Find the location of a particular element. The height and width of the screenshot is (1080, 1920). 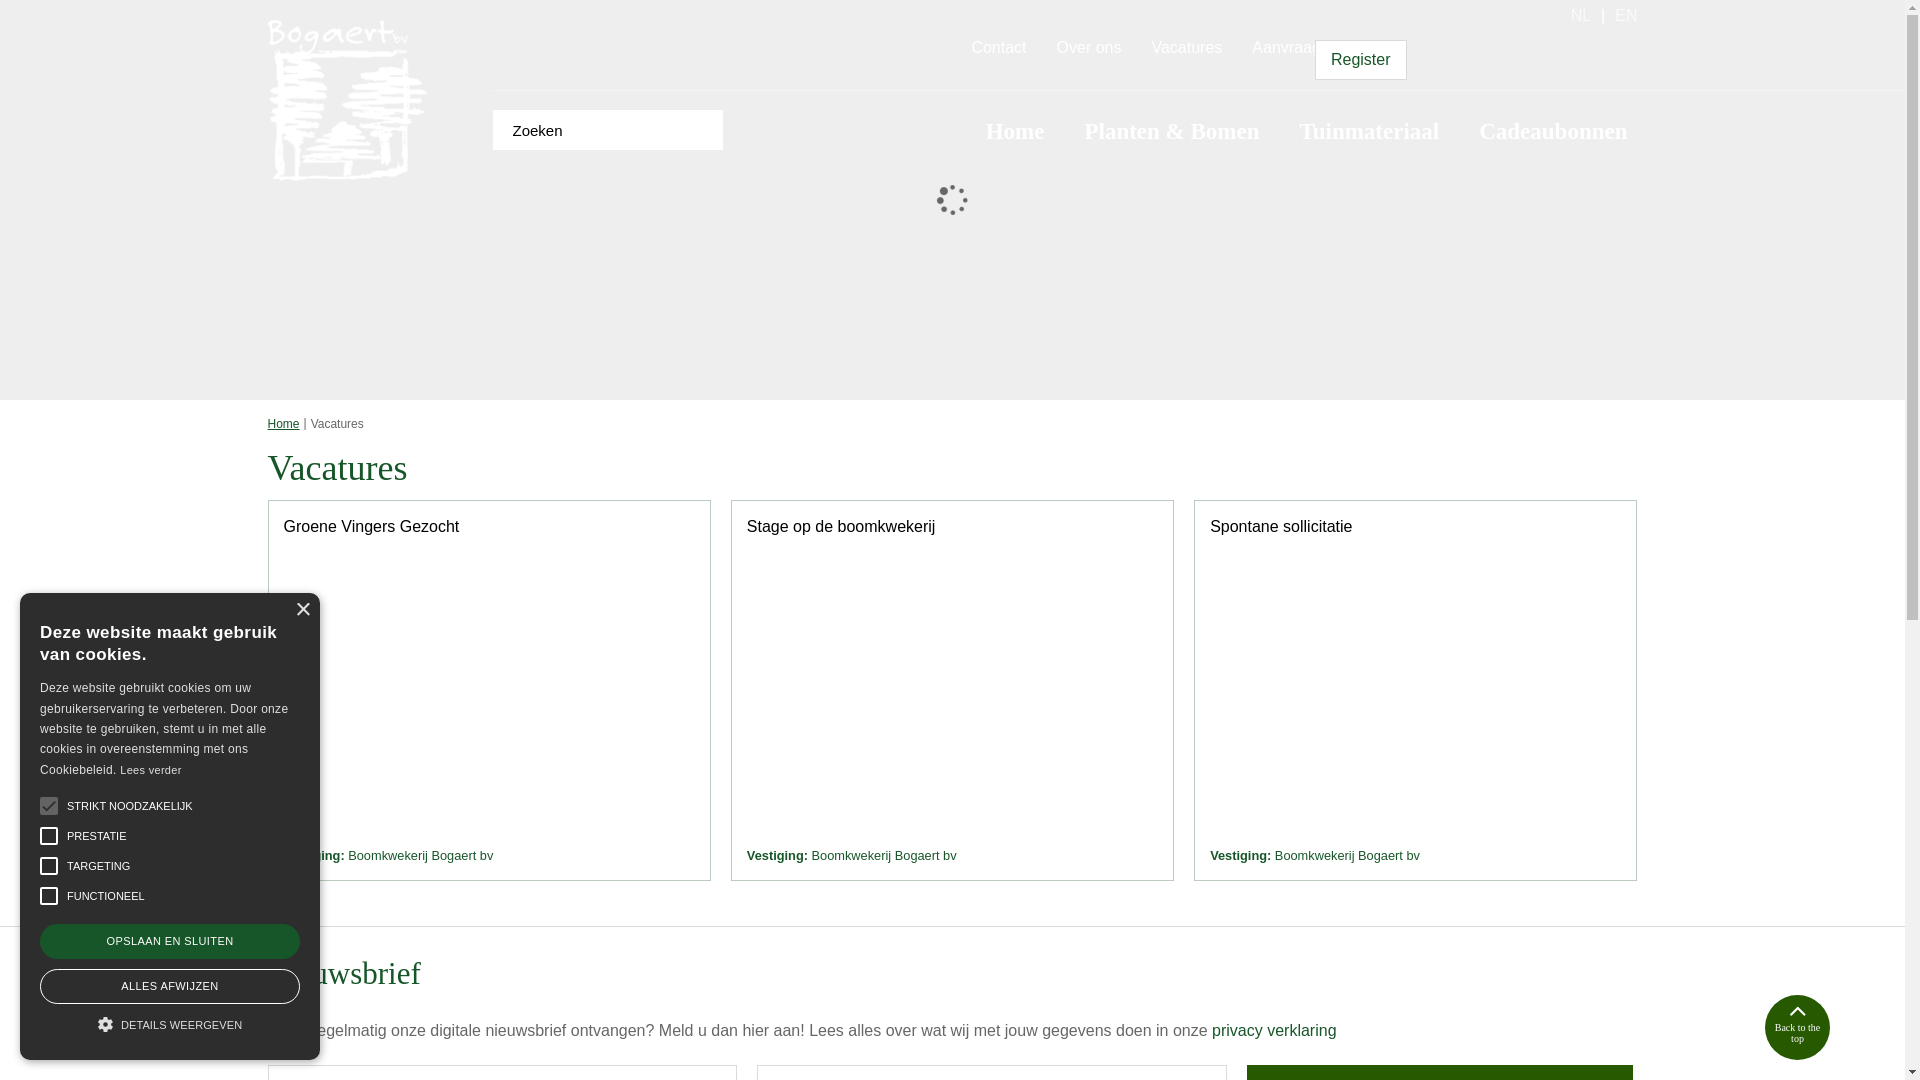

'Contact' is located at coordinates (998, 47).